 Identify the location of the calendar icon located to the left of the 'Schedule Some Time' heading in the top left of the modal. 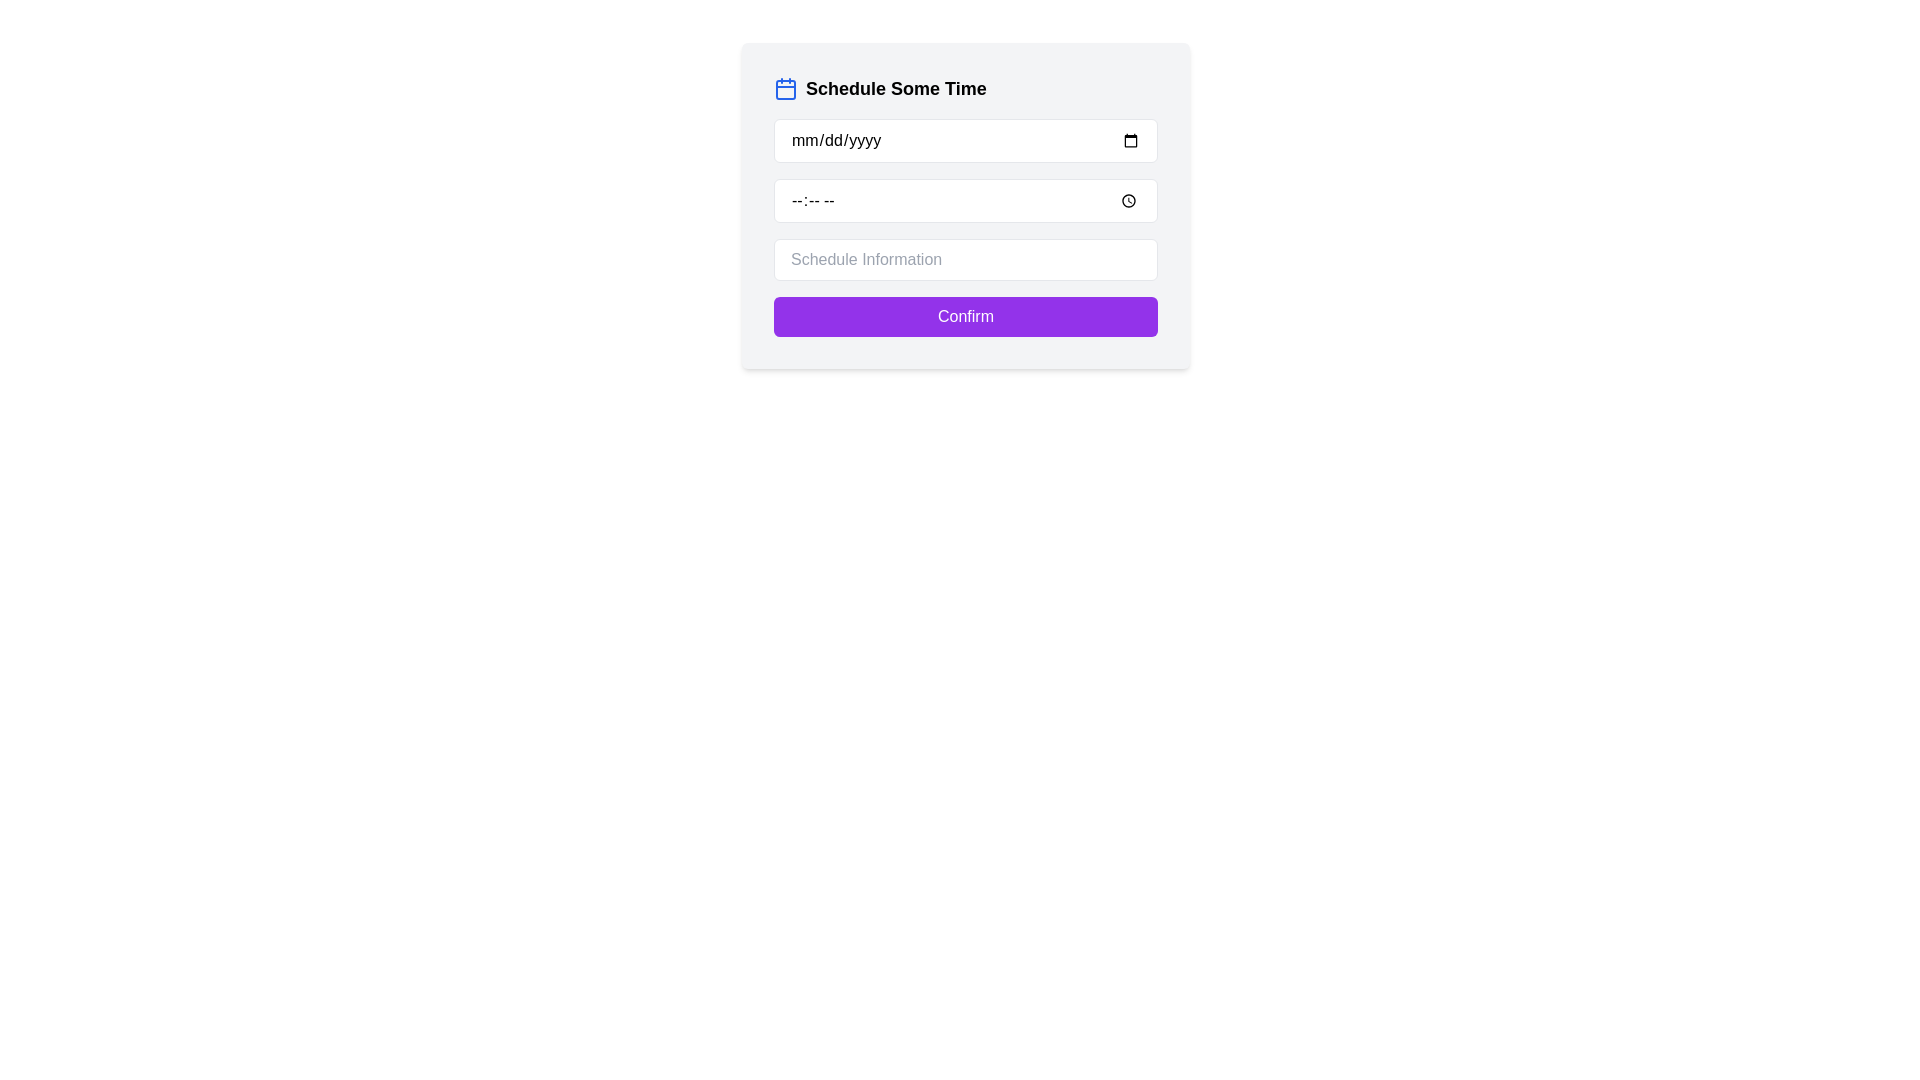
(785, 87).